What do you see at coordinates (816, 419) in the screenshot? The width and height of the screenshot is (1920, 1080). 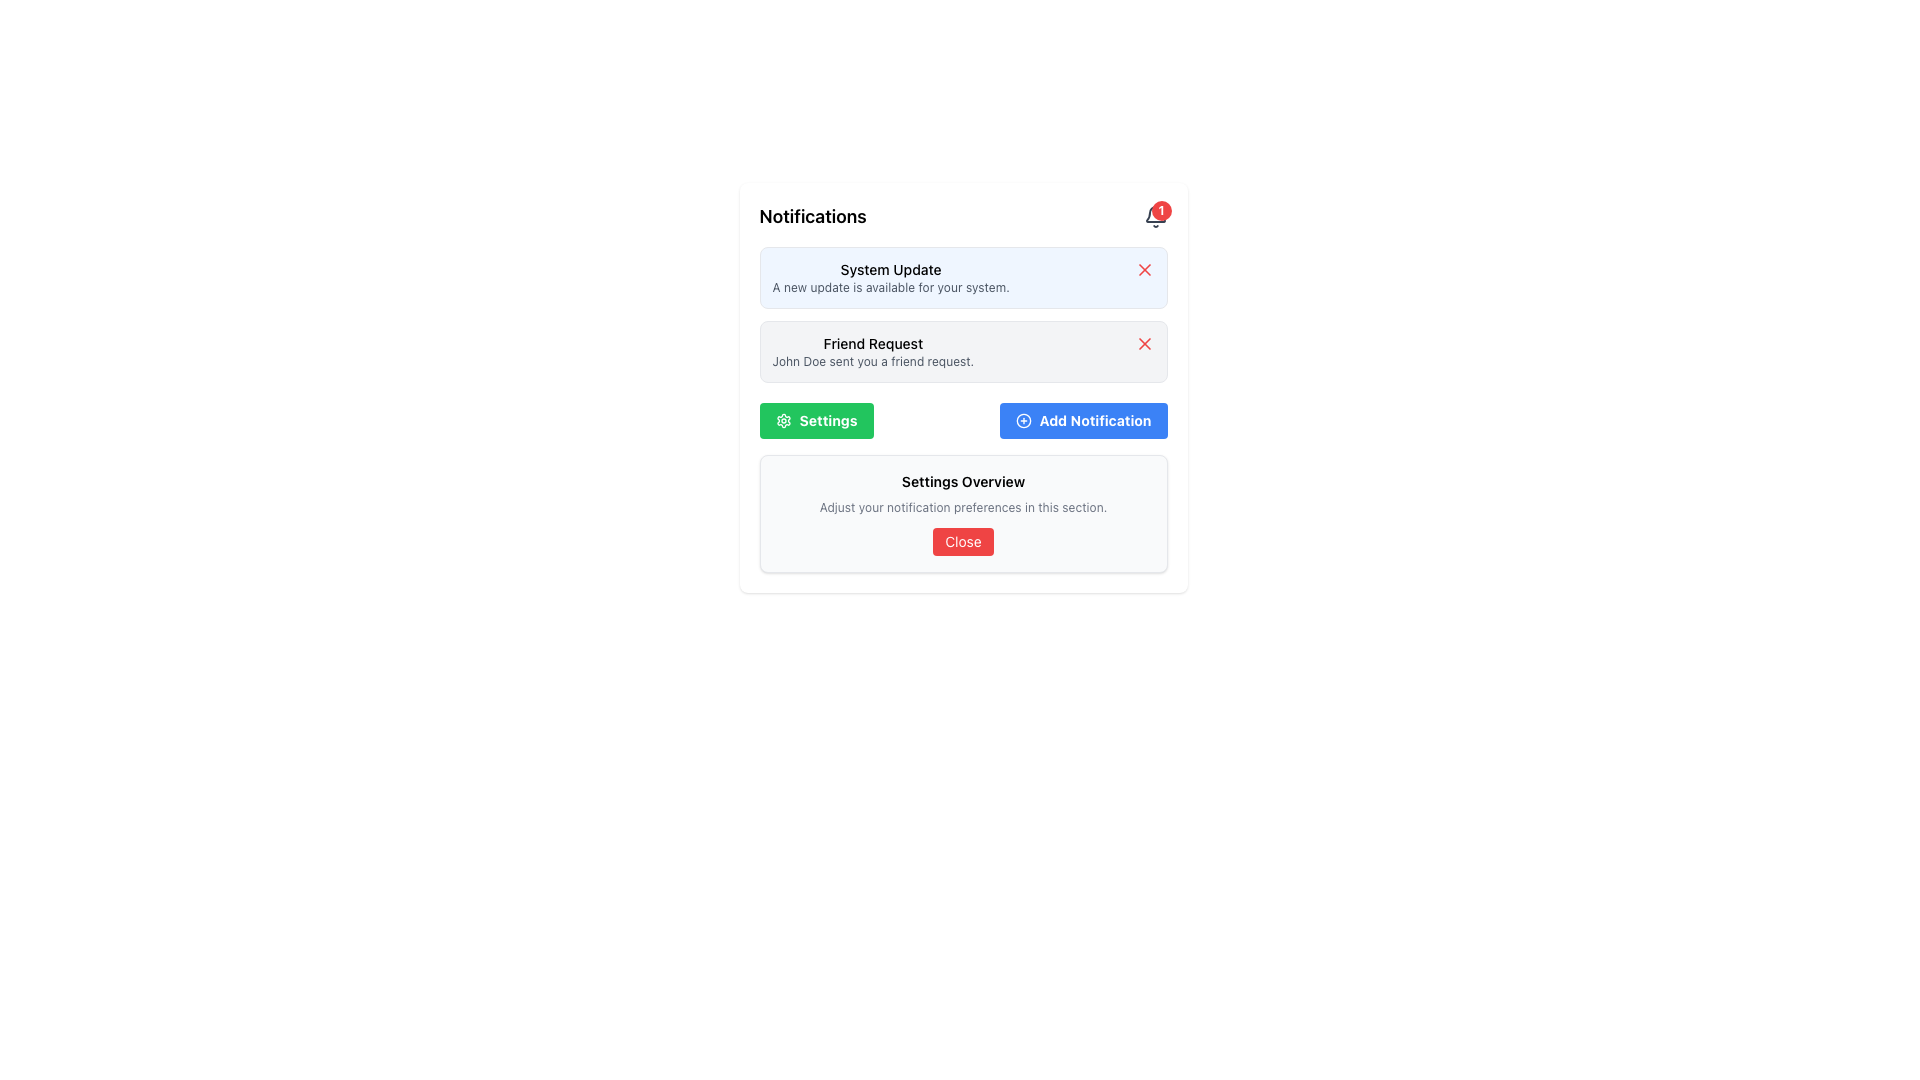 I see `the leftmost button in the horizontal alignment that opens the settings section of the application to modify preferences or configure options` at bounding box center [816, 419].